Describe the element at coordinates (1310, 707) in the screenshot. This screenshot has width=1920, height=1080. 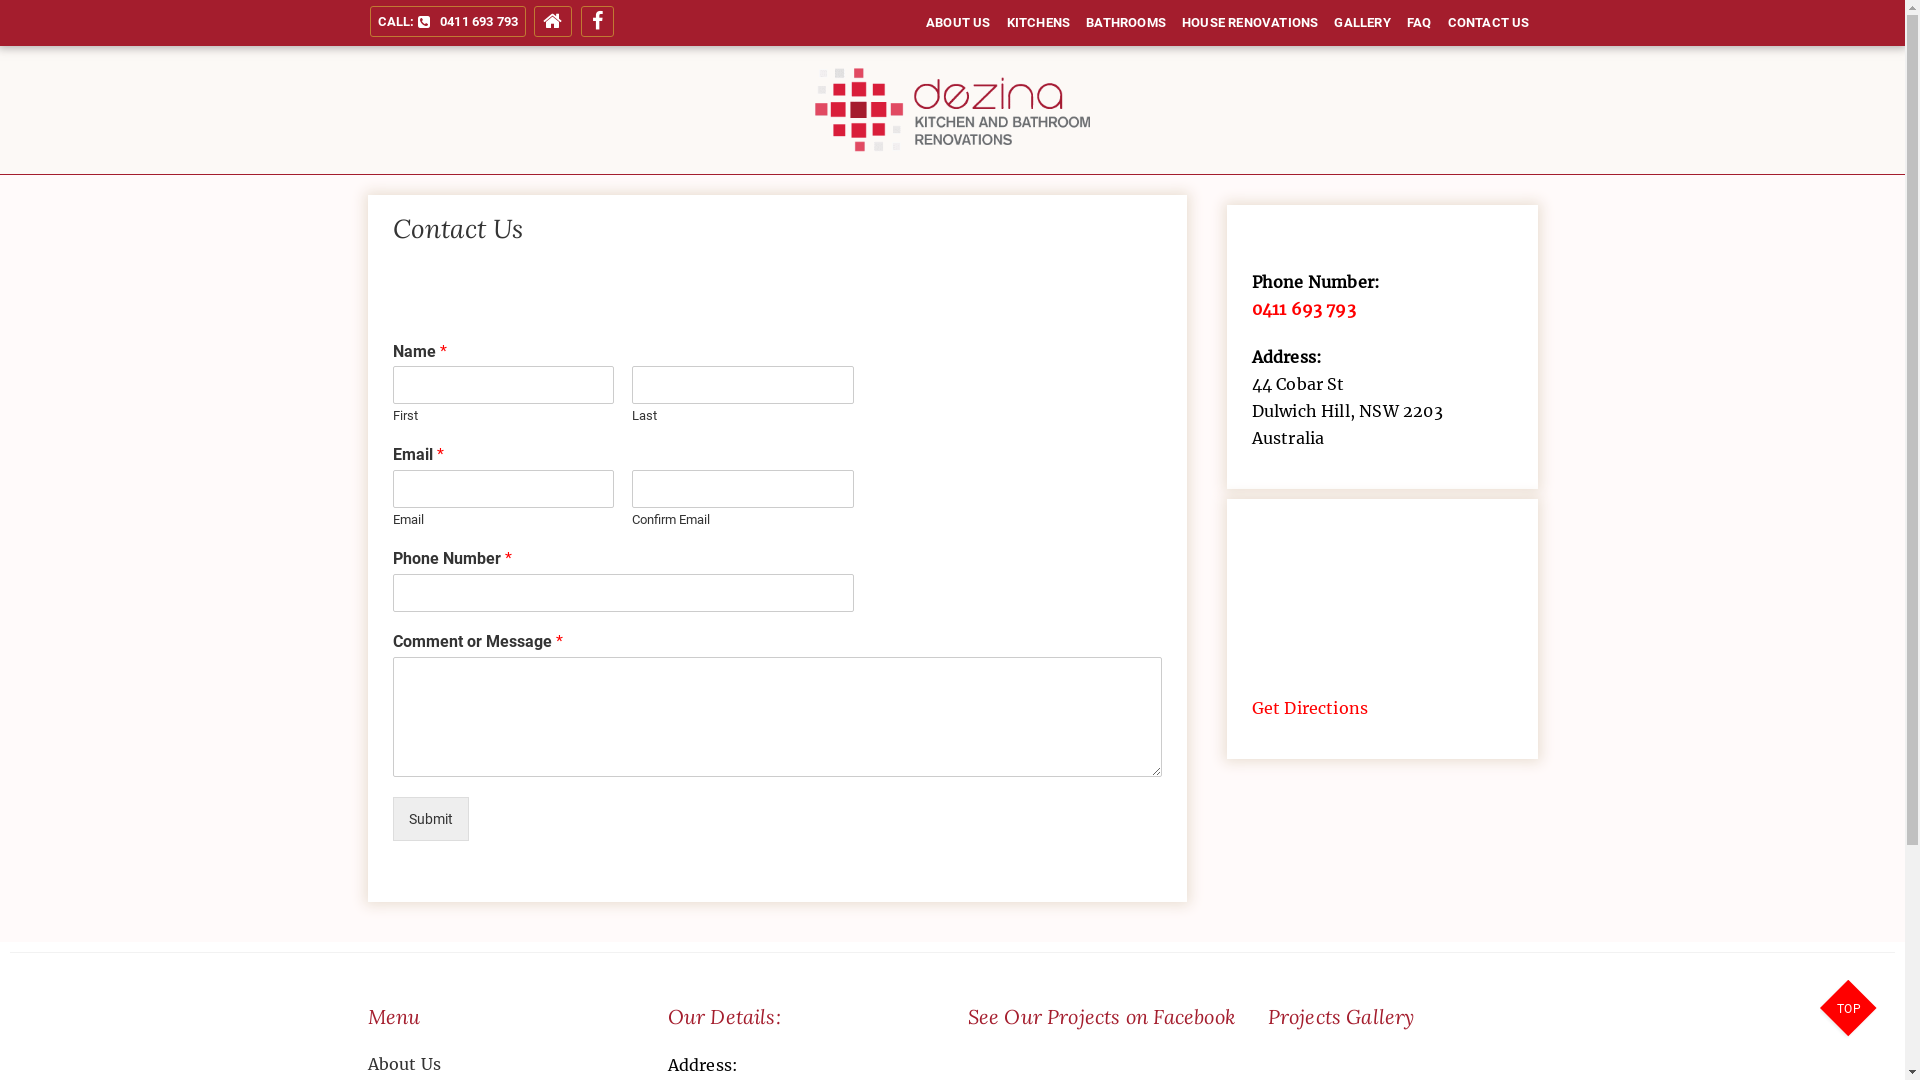
I see `'Get Directions'` at that location.